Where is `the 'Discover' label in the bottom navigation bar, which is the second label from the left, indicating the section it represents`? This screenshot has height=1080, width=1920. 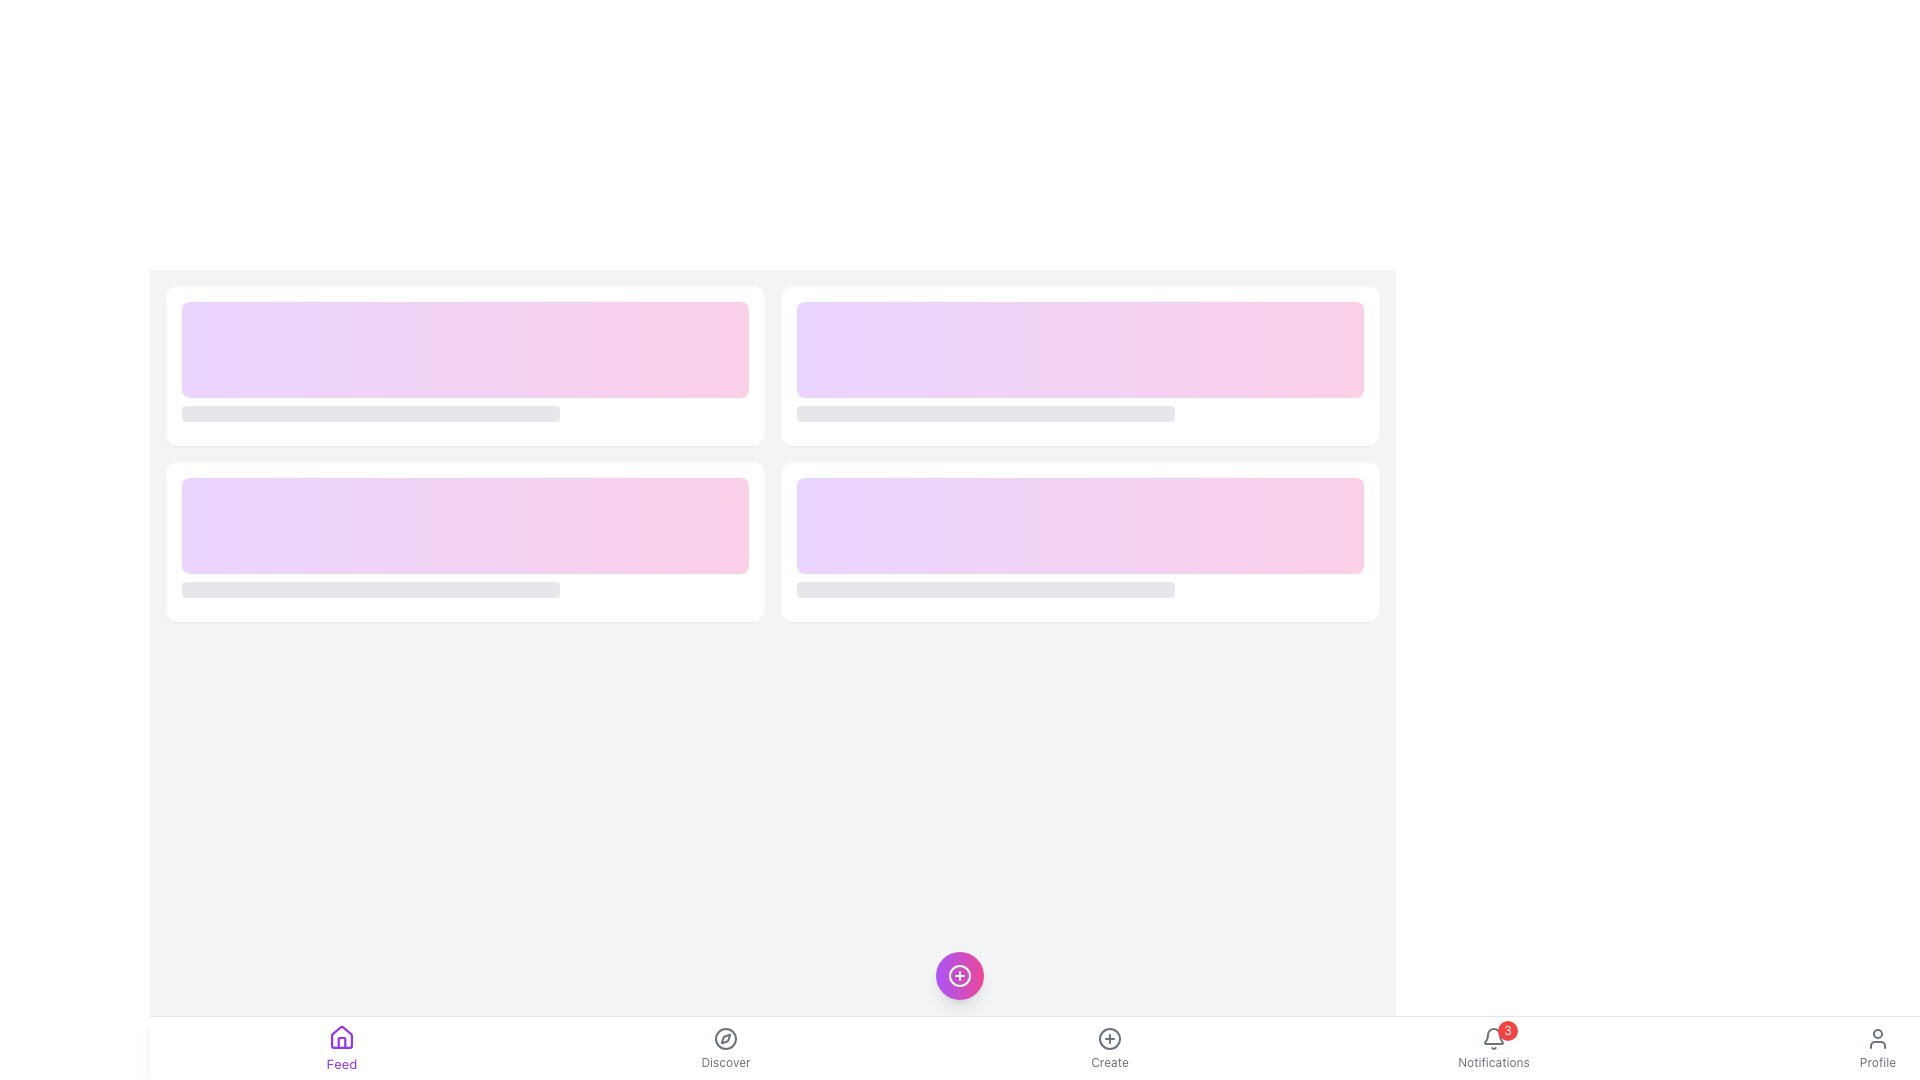
the 'Discover' label in the bottom navigation bar, which is the second label from the left, indicating the section it represents is located at coordinates (724, 1061).